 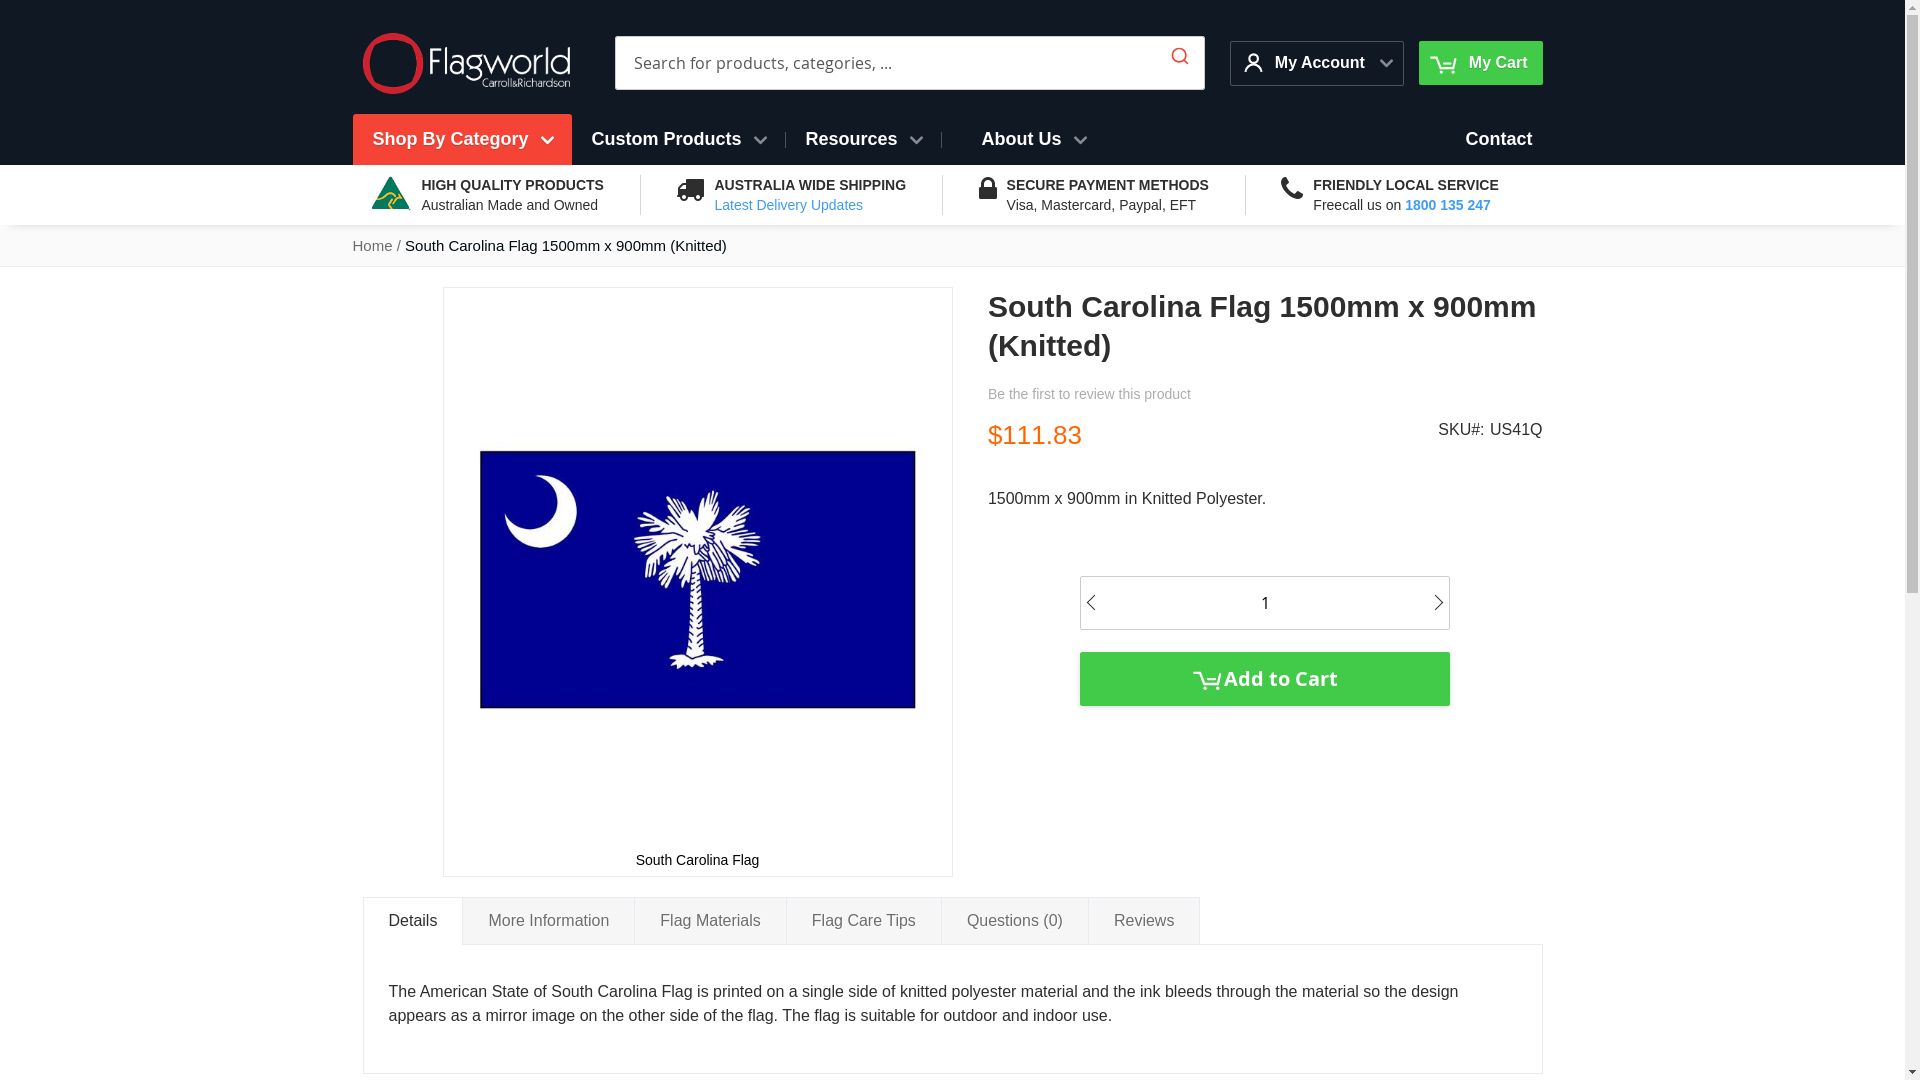 What do you see at coordinates (864, 920) in the screenshot?
I see `'Flag Care Tips'` at bounding box center [864, 920].